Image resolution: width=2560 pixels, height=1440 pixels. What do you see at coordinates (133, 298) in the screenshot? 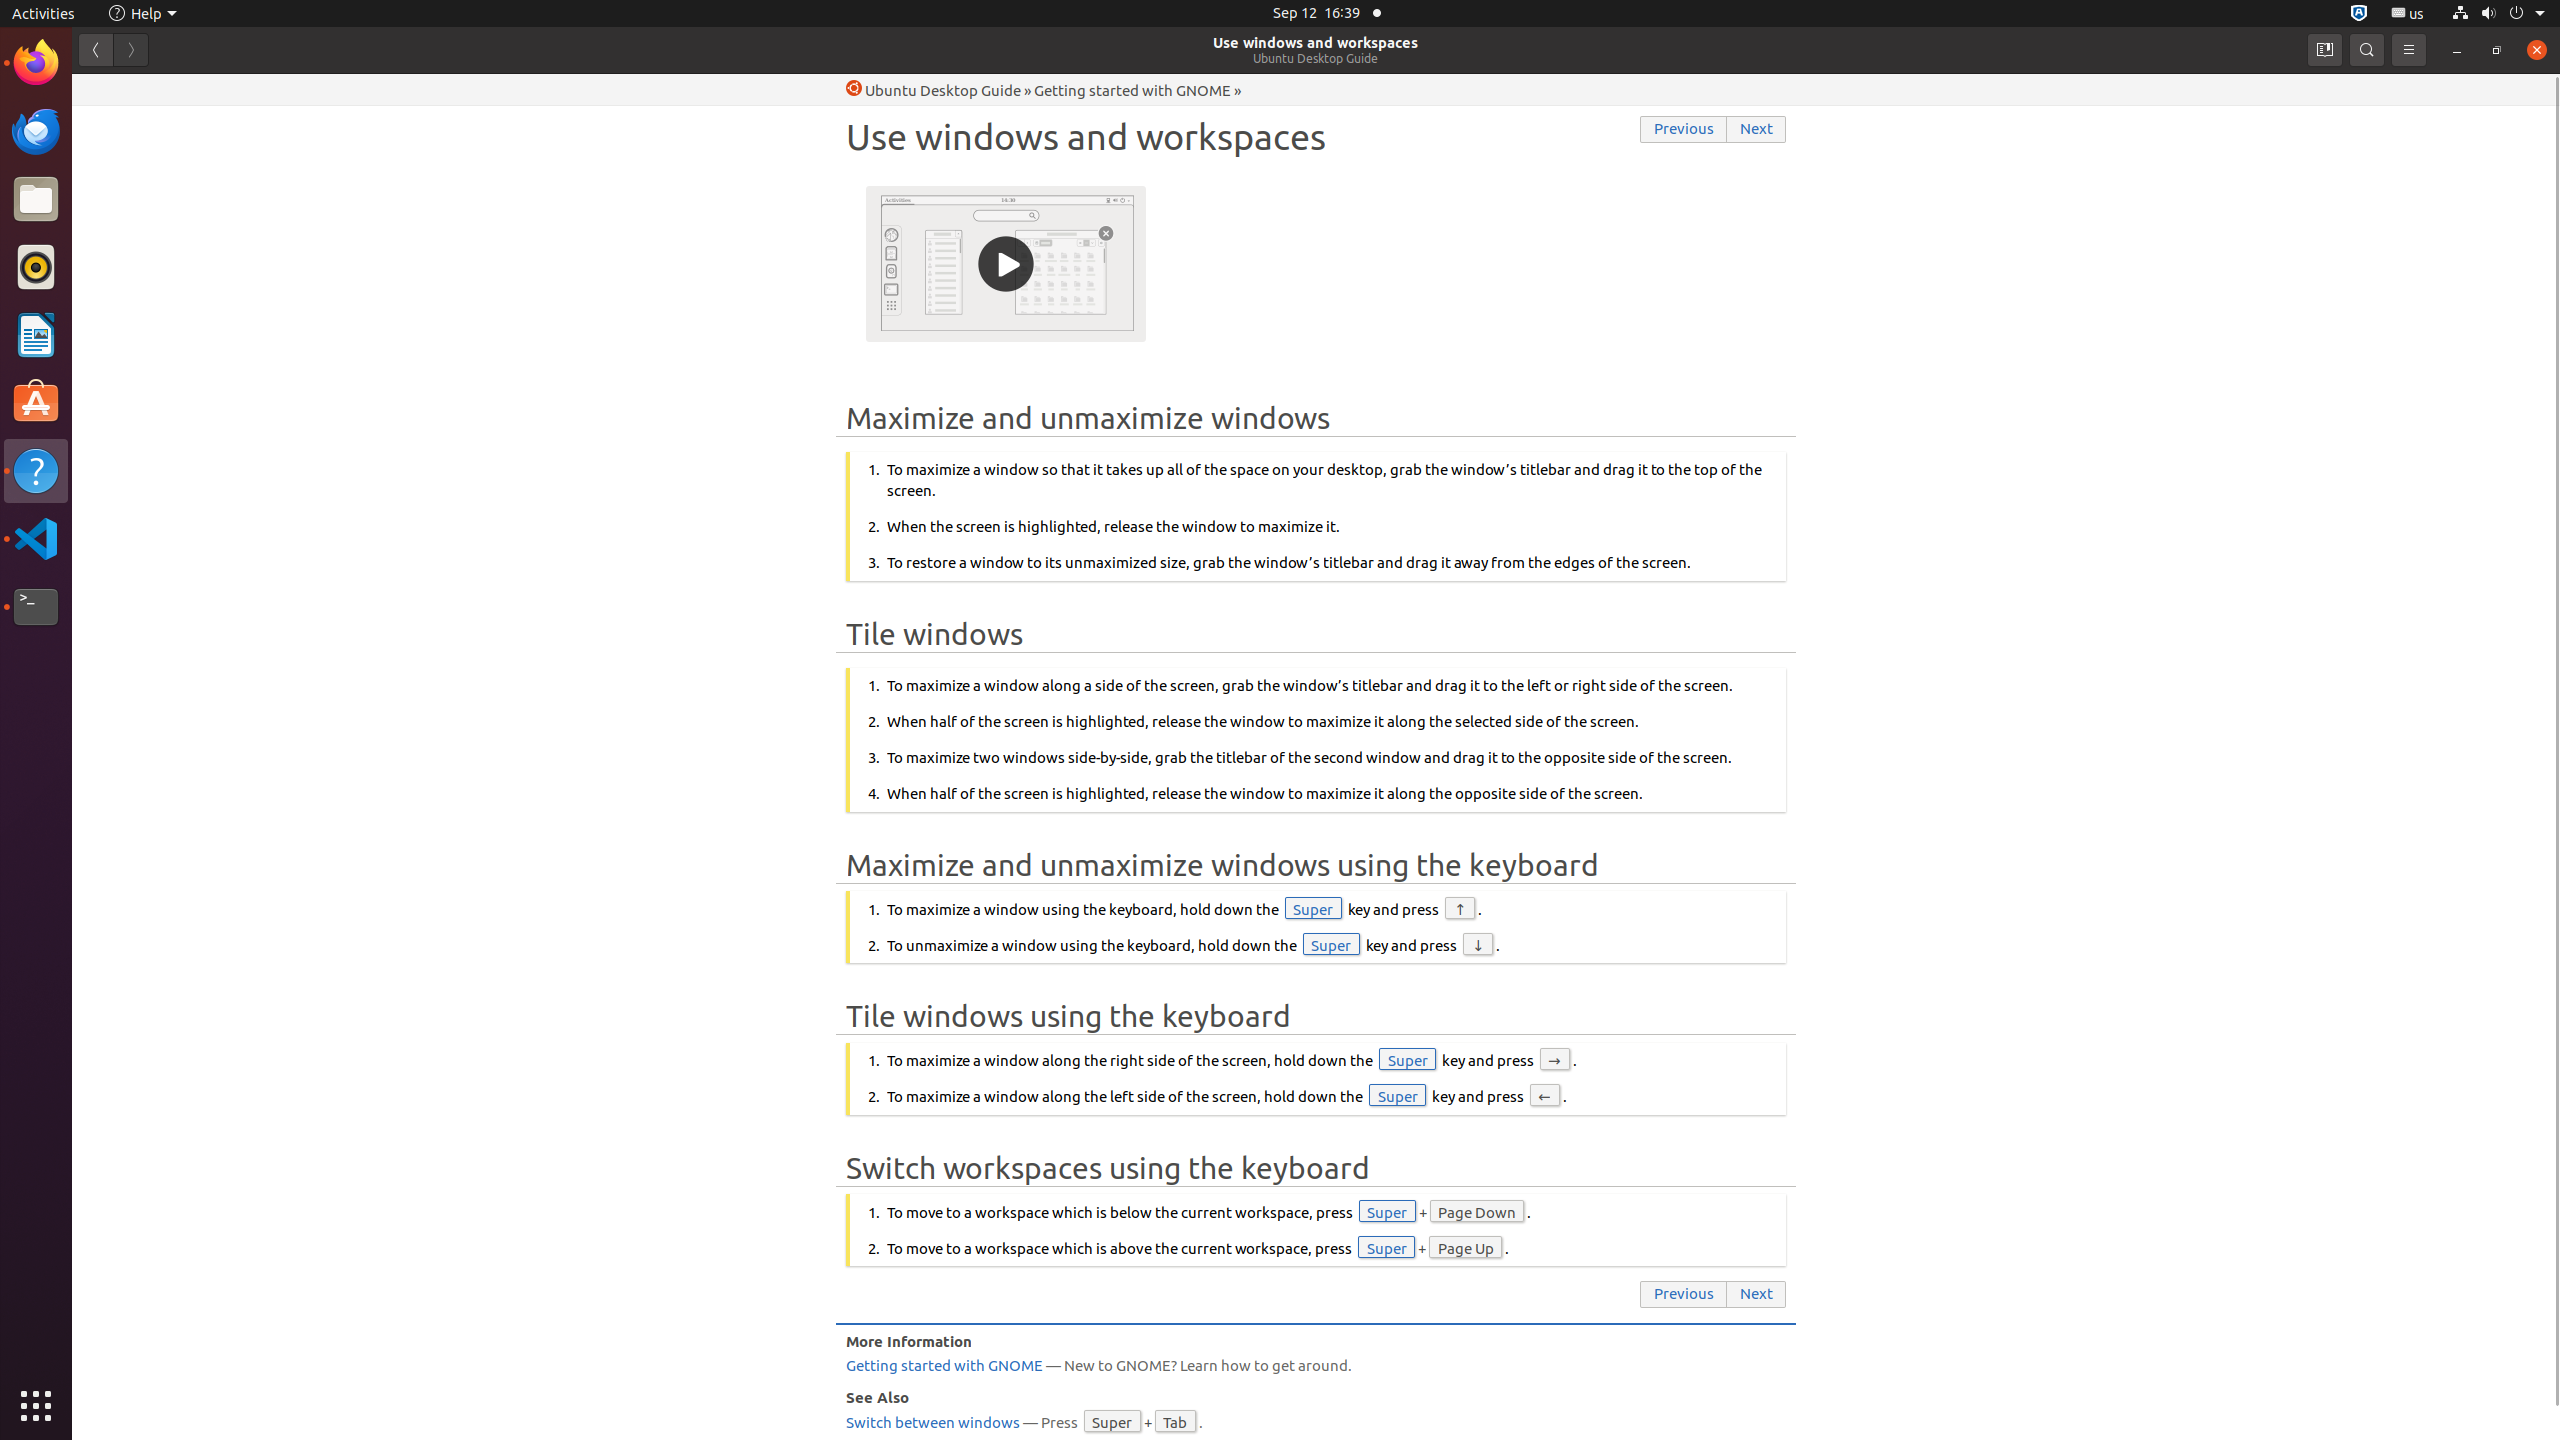
I see `'IsaHelpMain.desktop'` at bounding box center [133, 298].